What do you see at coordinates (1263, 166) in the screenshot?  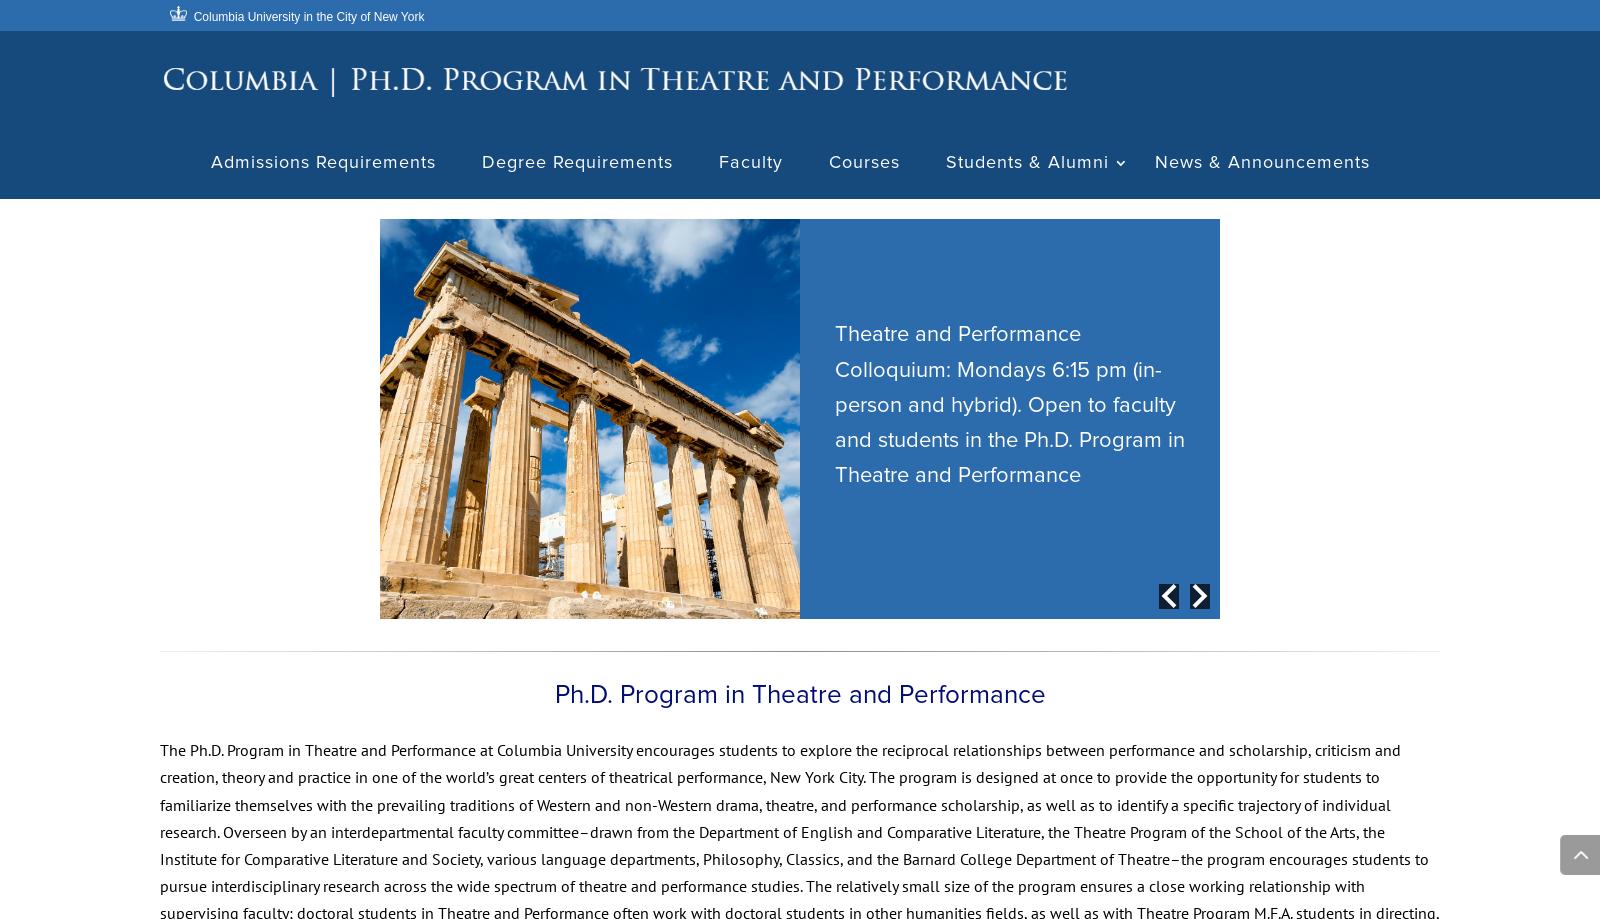 I see `'News & Announcements'` at bounding box center [1263, 166].